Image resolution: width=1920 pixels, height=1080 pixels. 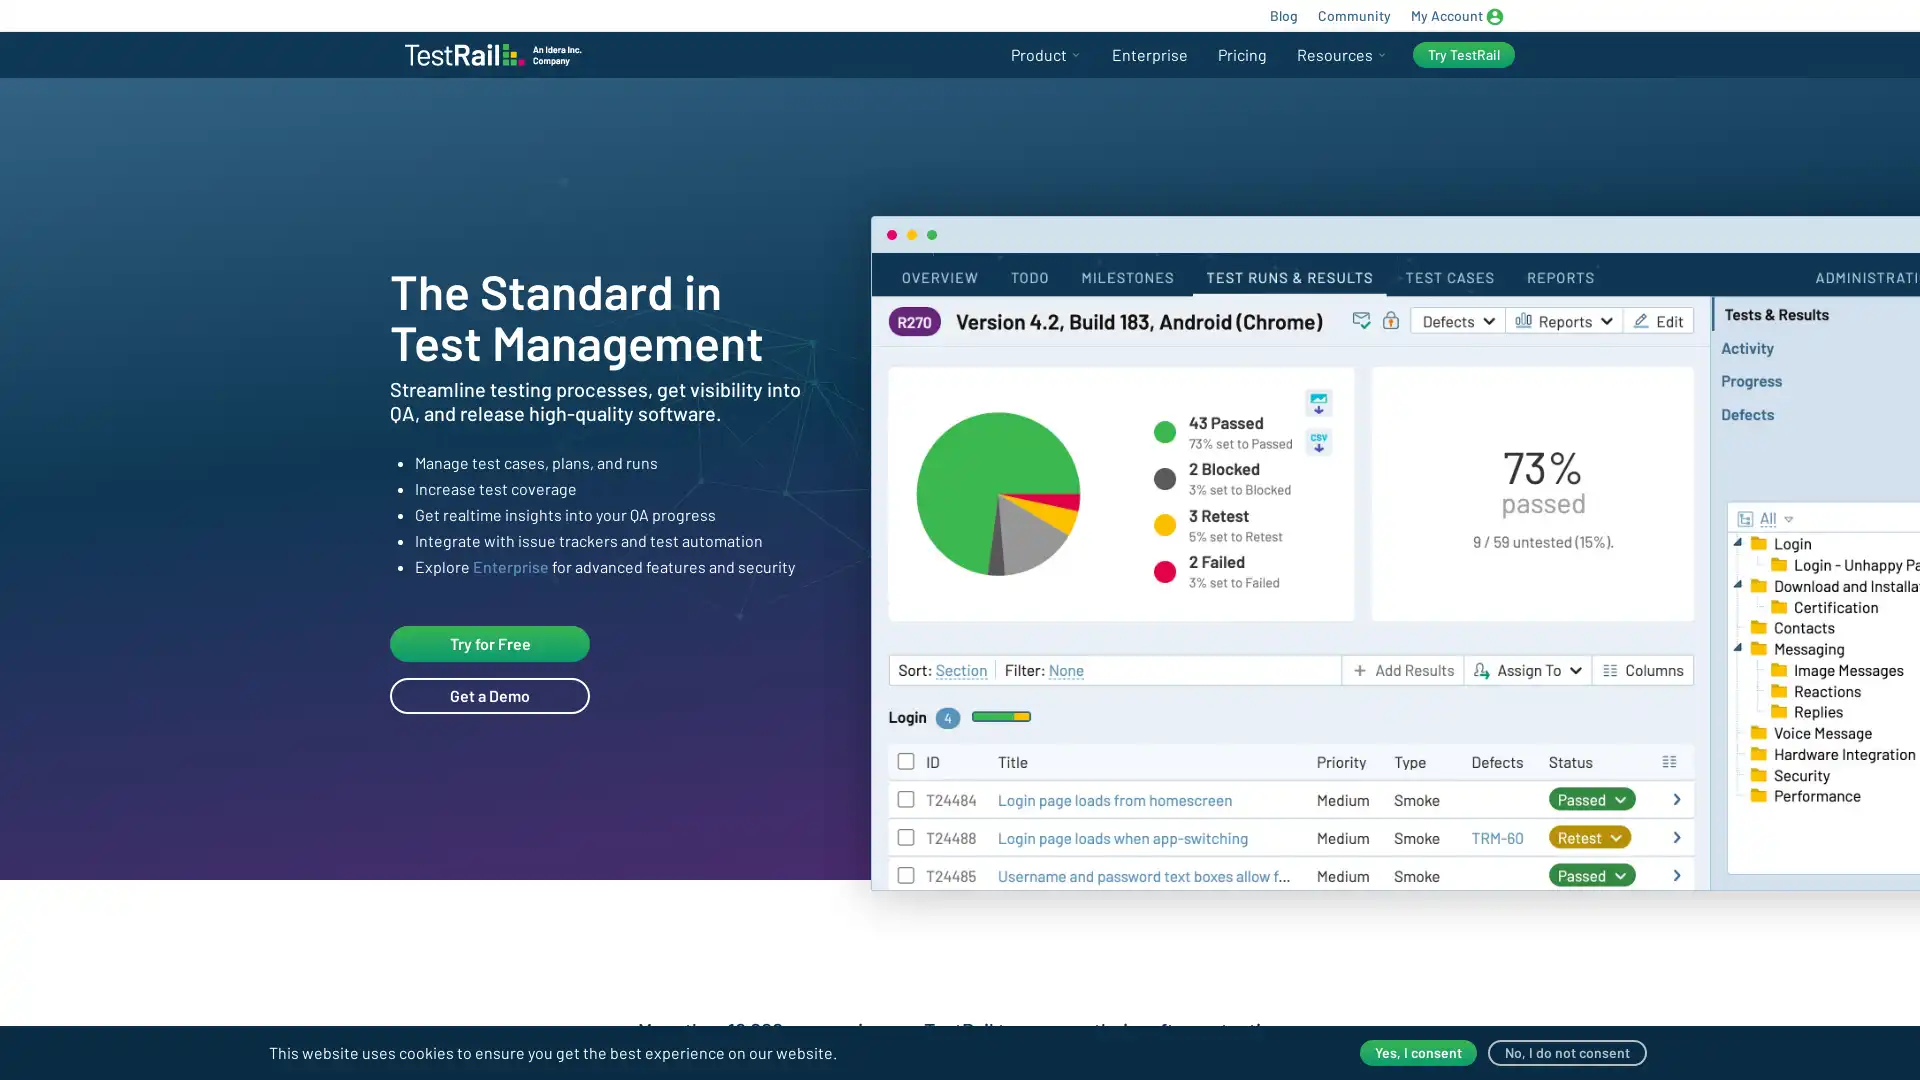 What do you see at coordinates (1464, 53) in the screenshot?
I see `Try TestRail` at bounding box center [1464, 53].